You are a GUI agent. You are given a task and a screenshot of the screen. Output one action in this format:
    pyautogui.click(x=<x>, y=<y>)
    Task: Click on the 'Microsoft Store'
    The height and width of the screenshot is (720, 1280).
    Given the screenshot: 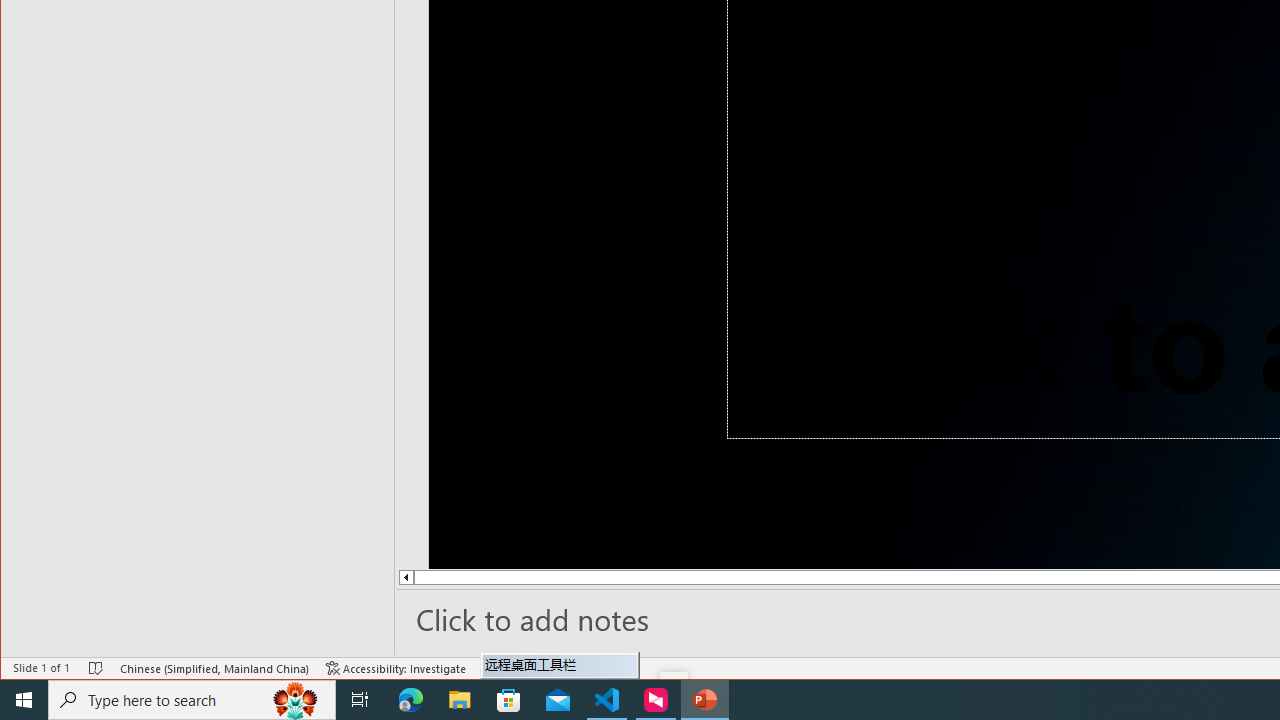 What is the action you would take?
    pyautogui.click(x=509, y=698)
    